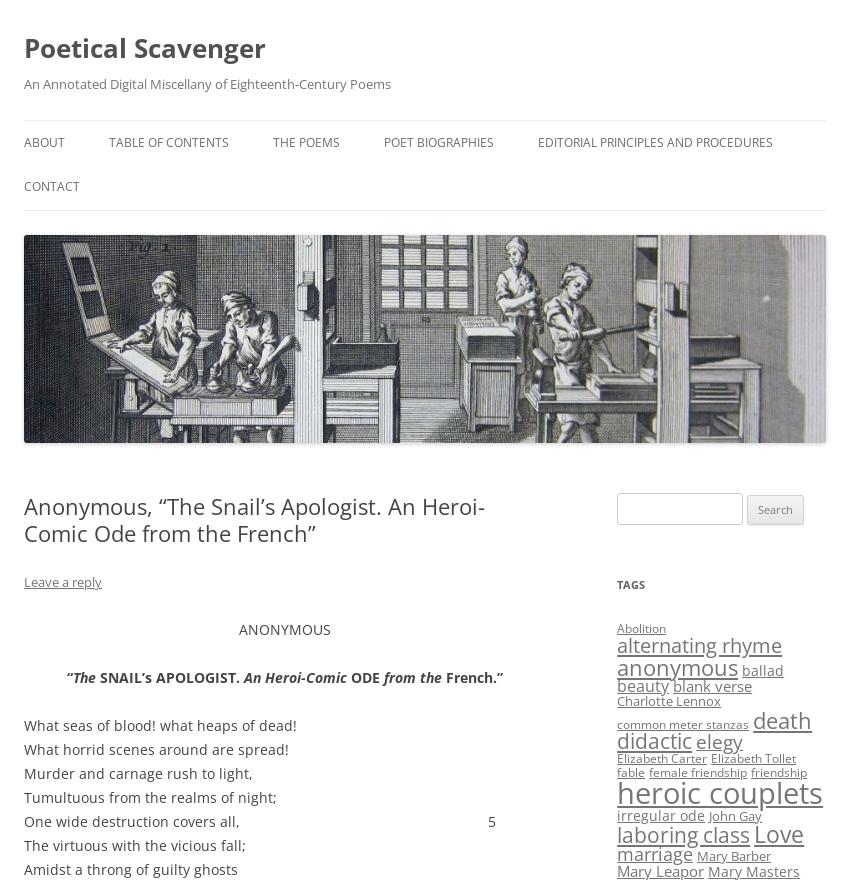 This screenshot has height=880, width=850. What do you see at coordinates (718, 739) in the screenshot?
I see `'elegy'` at bounding box center [718, 739].